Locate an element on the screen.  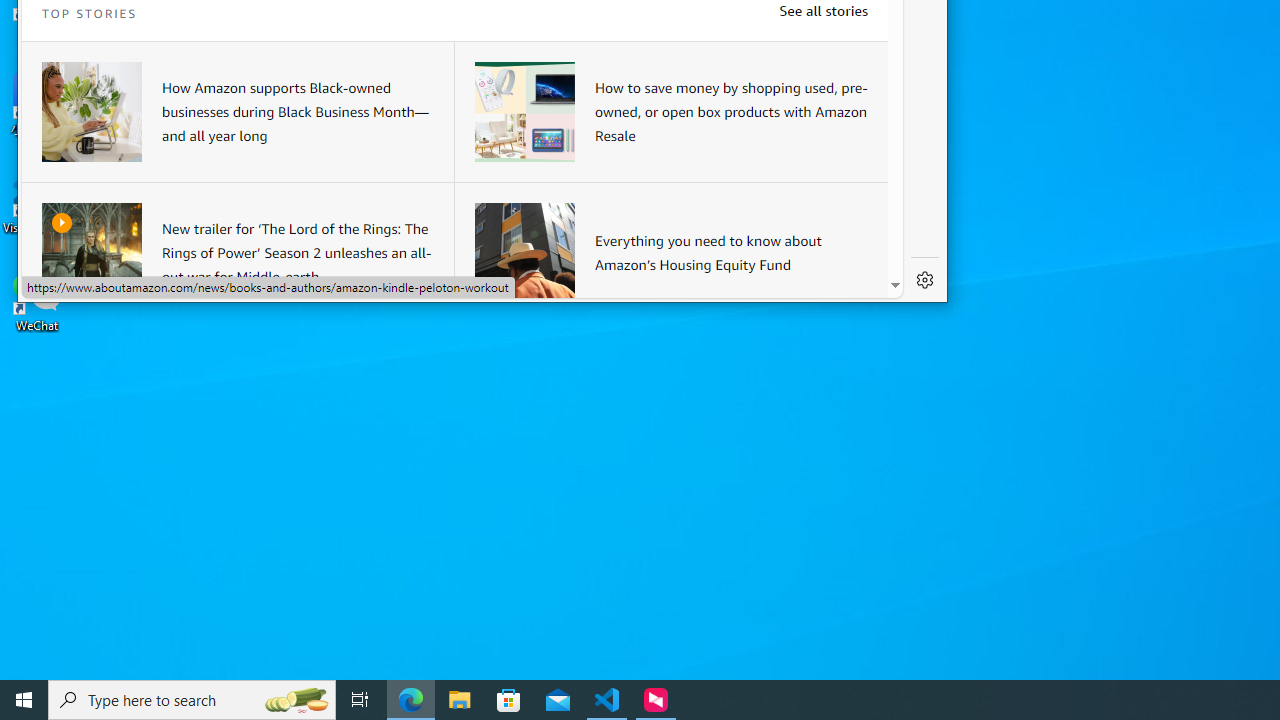
'Search highlights icon opens search home window' is located at coordinates (294, 698).